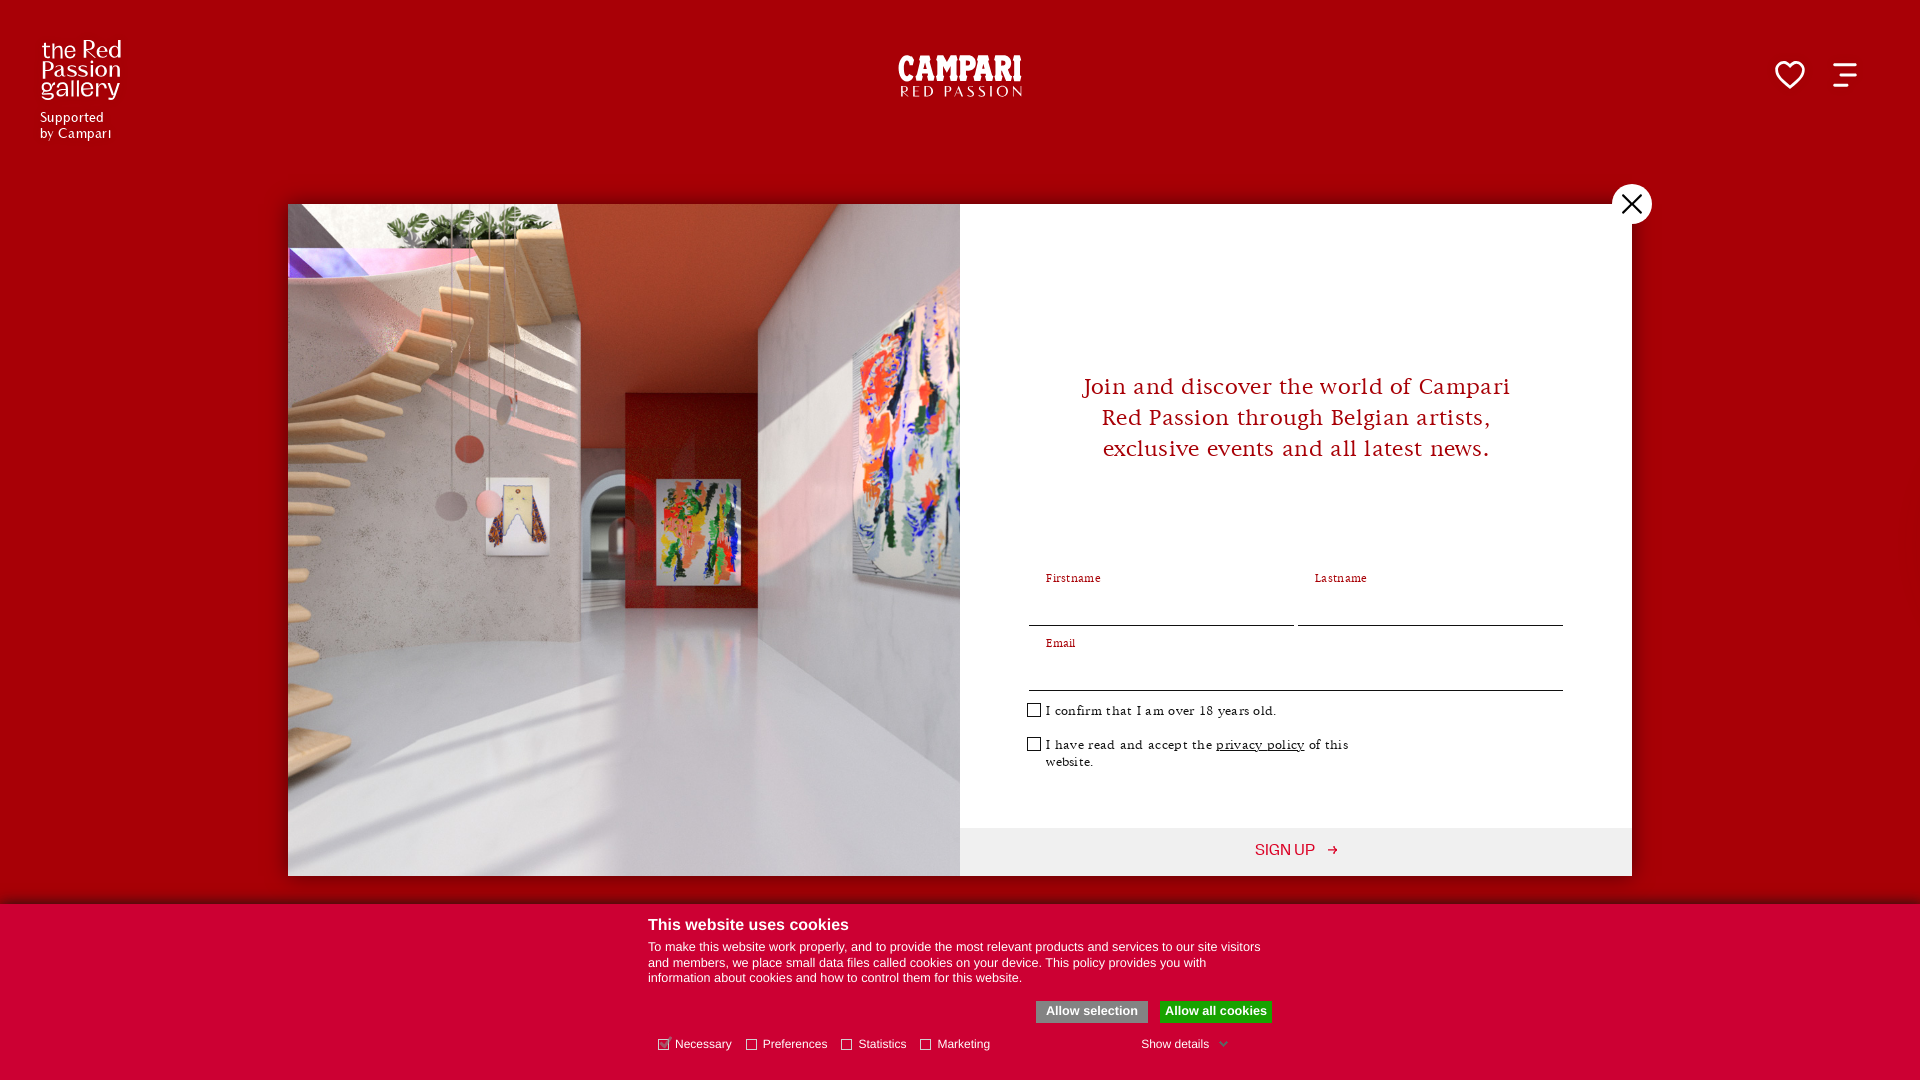  What do you see at coordinates (1160, 1011) in the screenshot?
I see `'Allow all cookies'` at bounding box center [1160, 1011].